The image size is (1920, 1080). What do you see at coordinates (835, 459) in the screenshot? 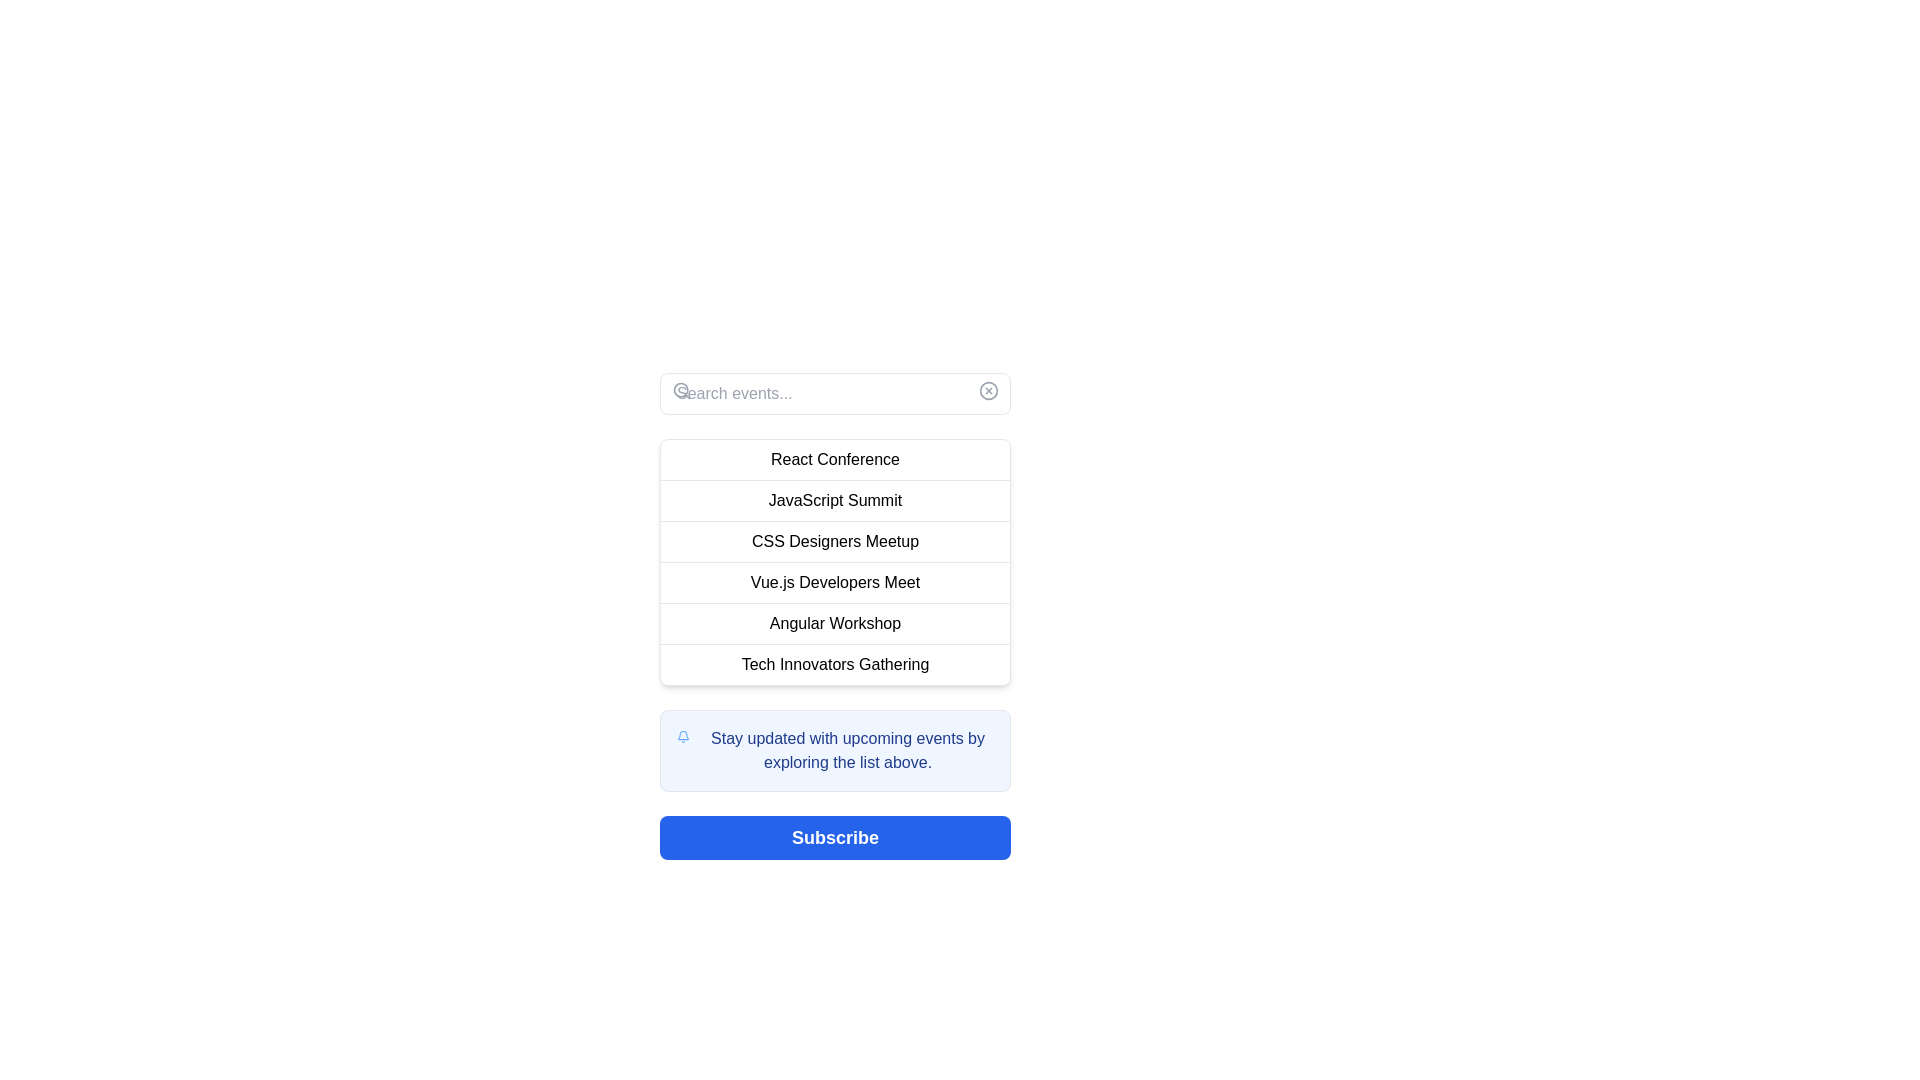
I see `the list item displaying 'React Conference', which is the first item in a vertical list of events located below the search bar` at bounding box center [835, 459].